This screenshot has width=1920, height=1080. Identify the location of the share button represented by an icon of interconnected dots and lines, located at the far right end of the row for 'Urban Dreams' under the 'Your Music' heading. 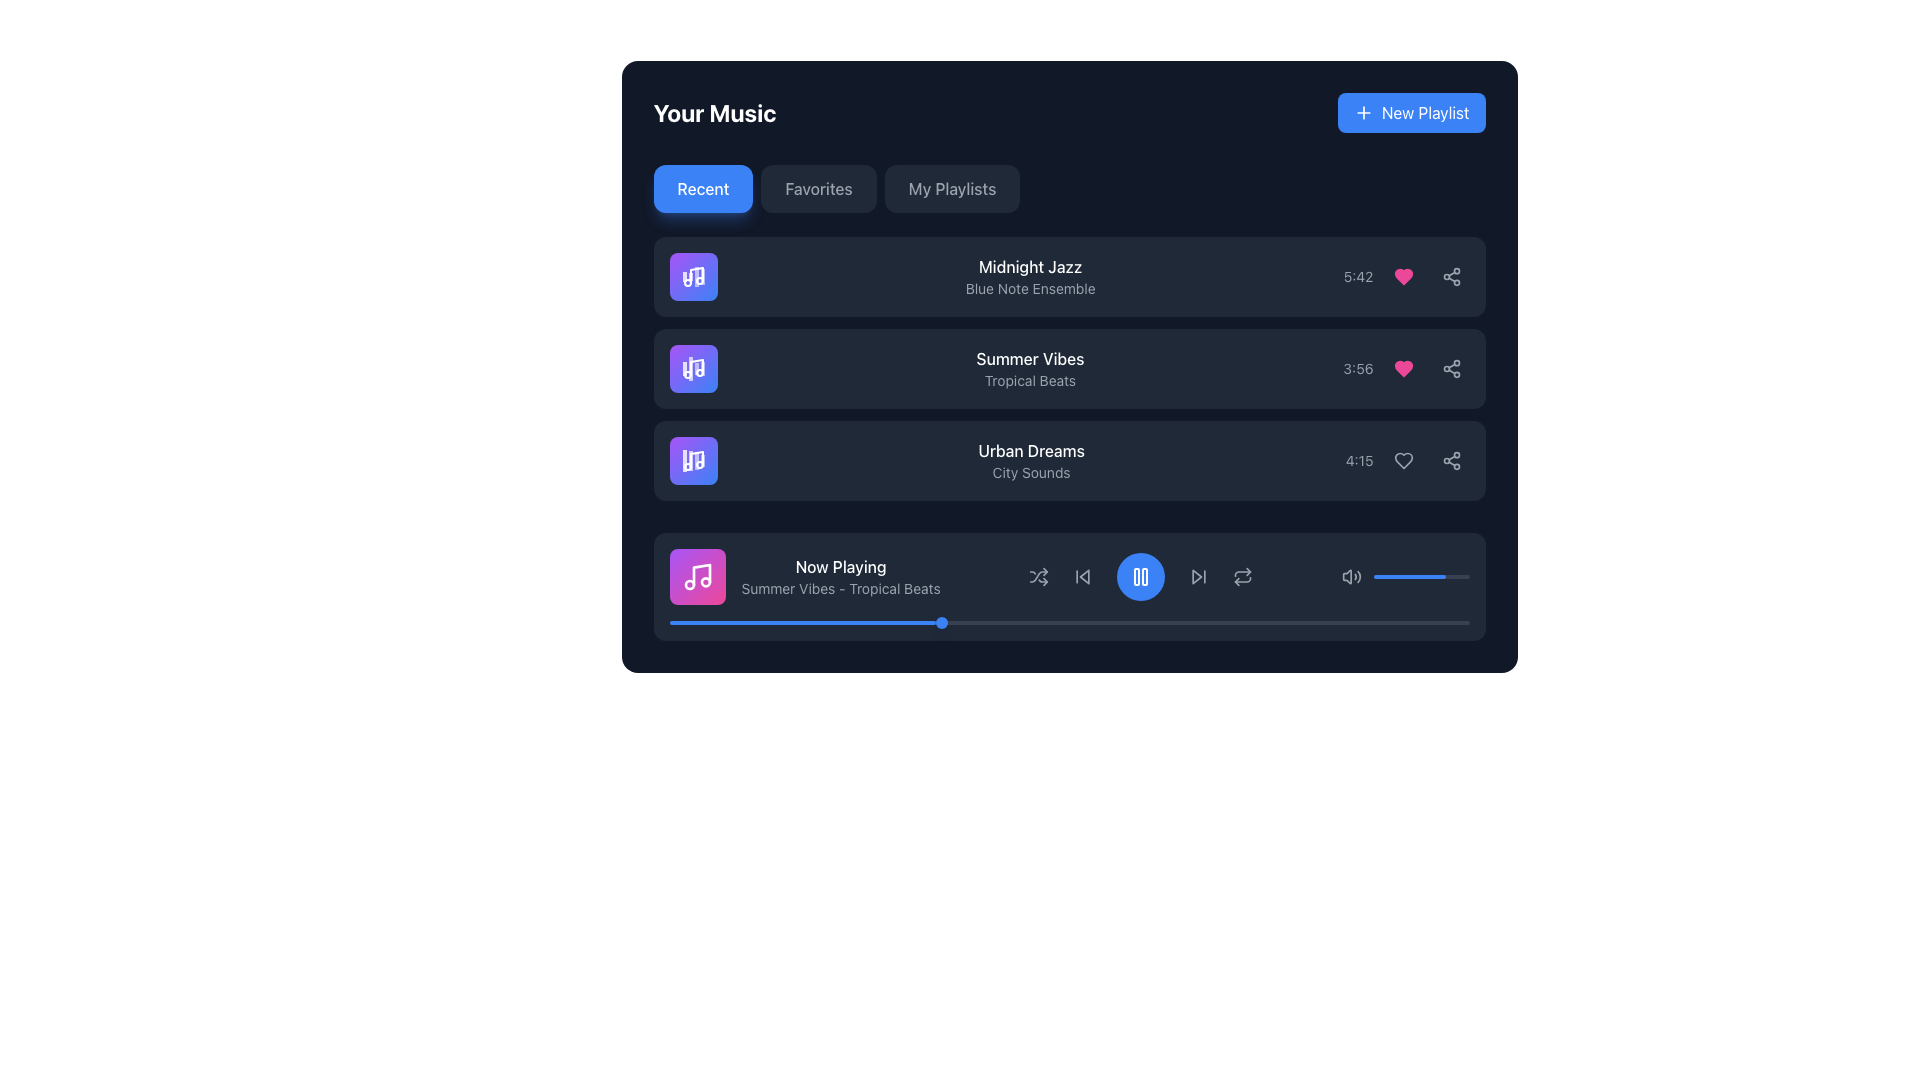
(1451, 369).